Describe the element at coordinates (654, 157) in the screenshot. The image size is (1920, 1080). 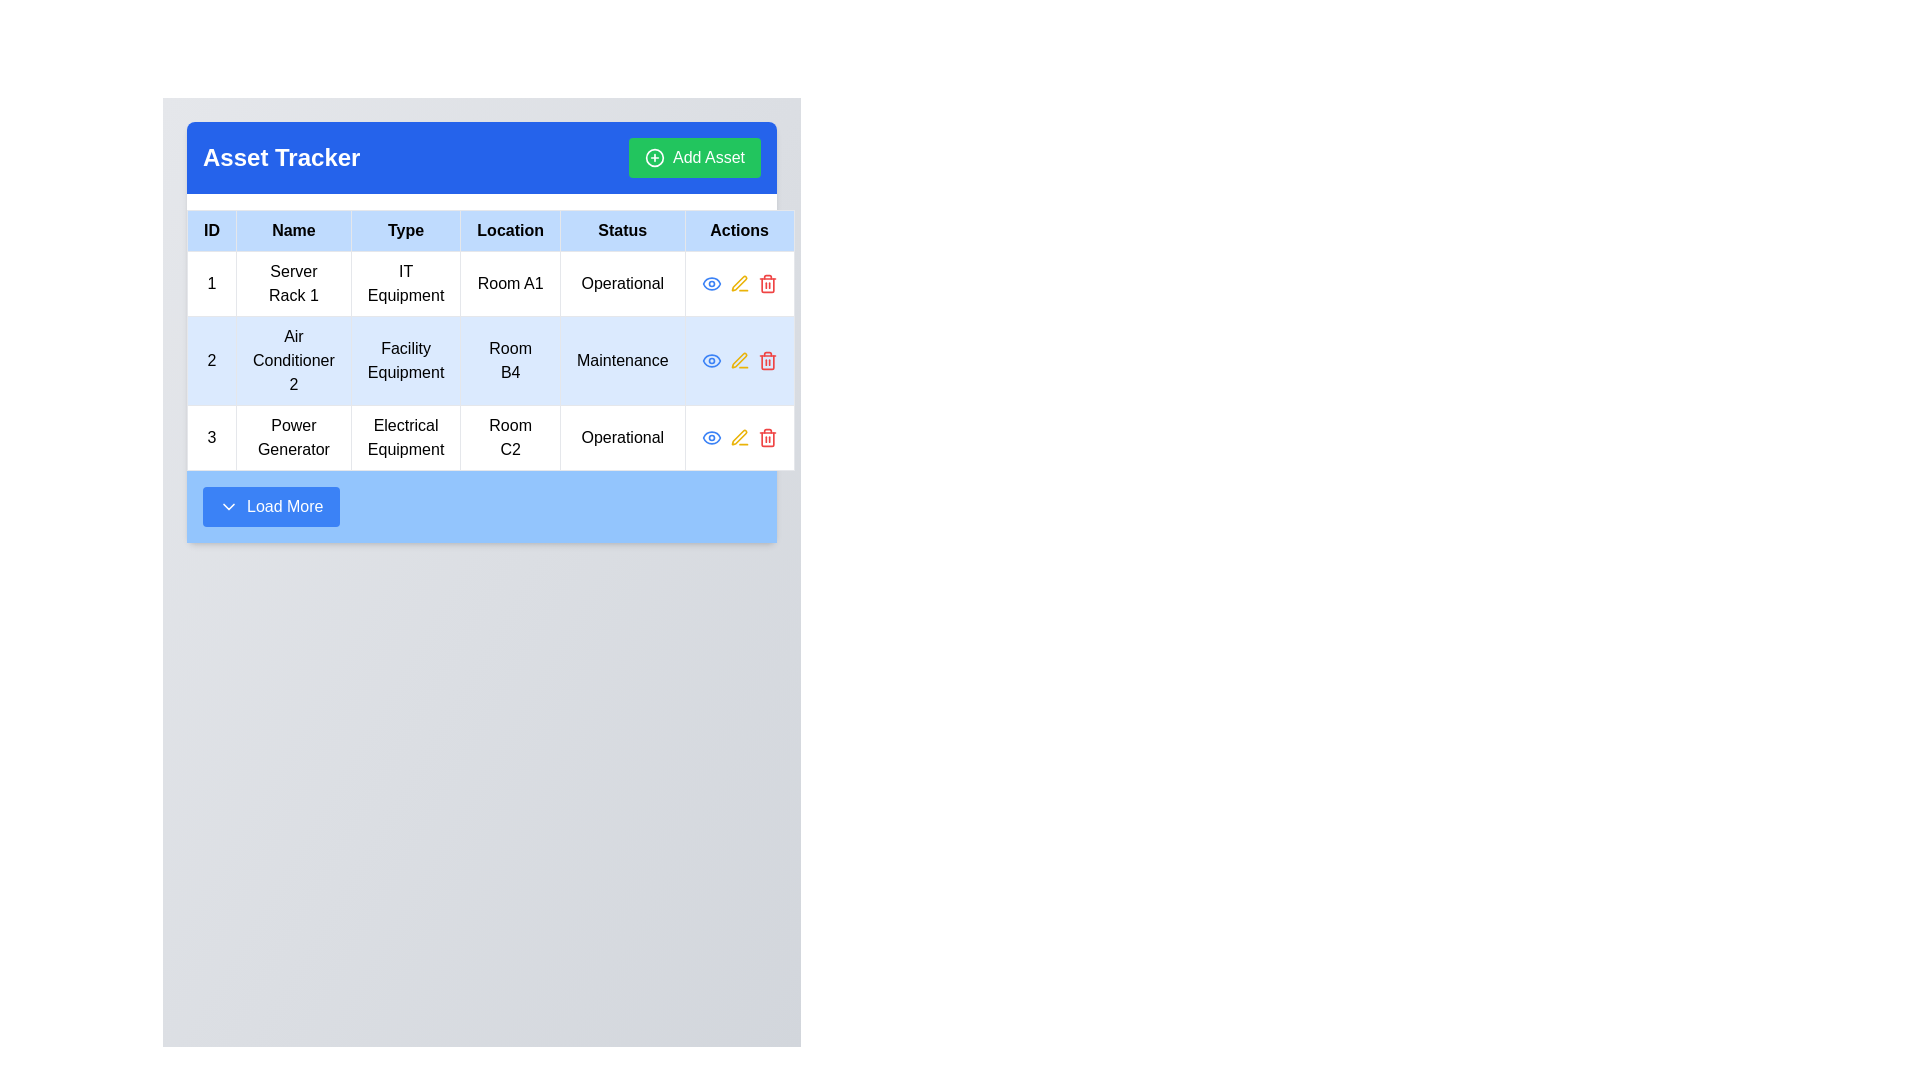
I see `the icon that symbolizes the action` at that location.